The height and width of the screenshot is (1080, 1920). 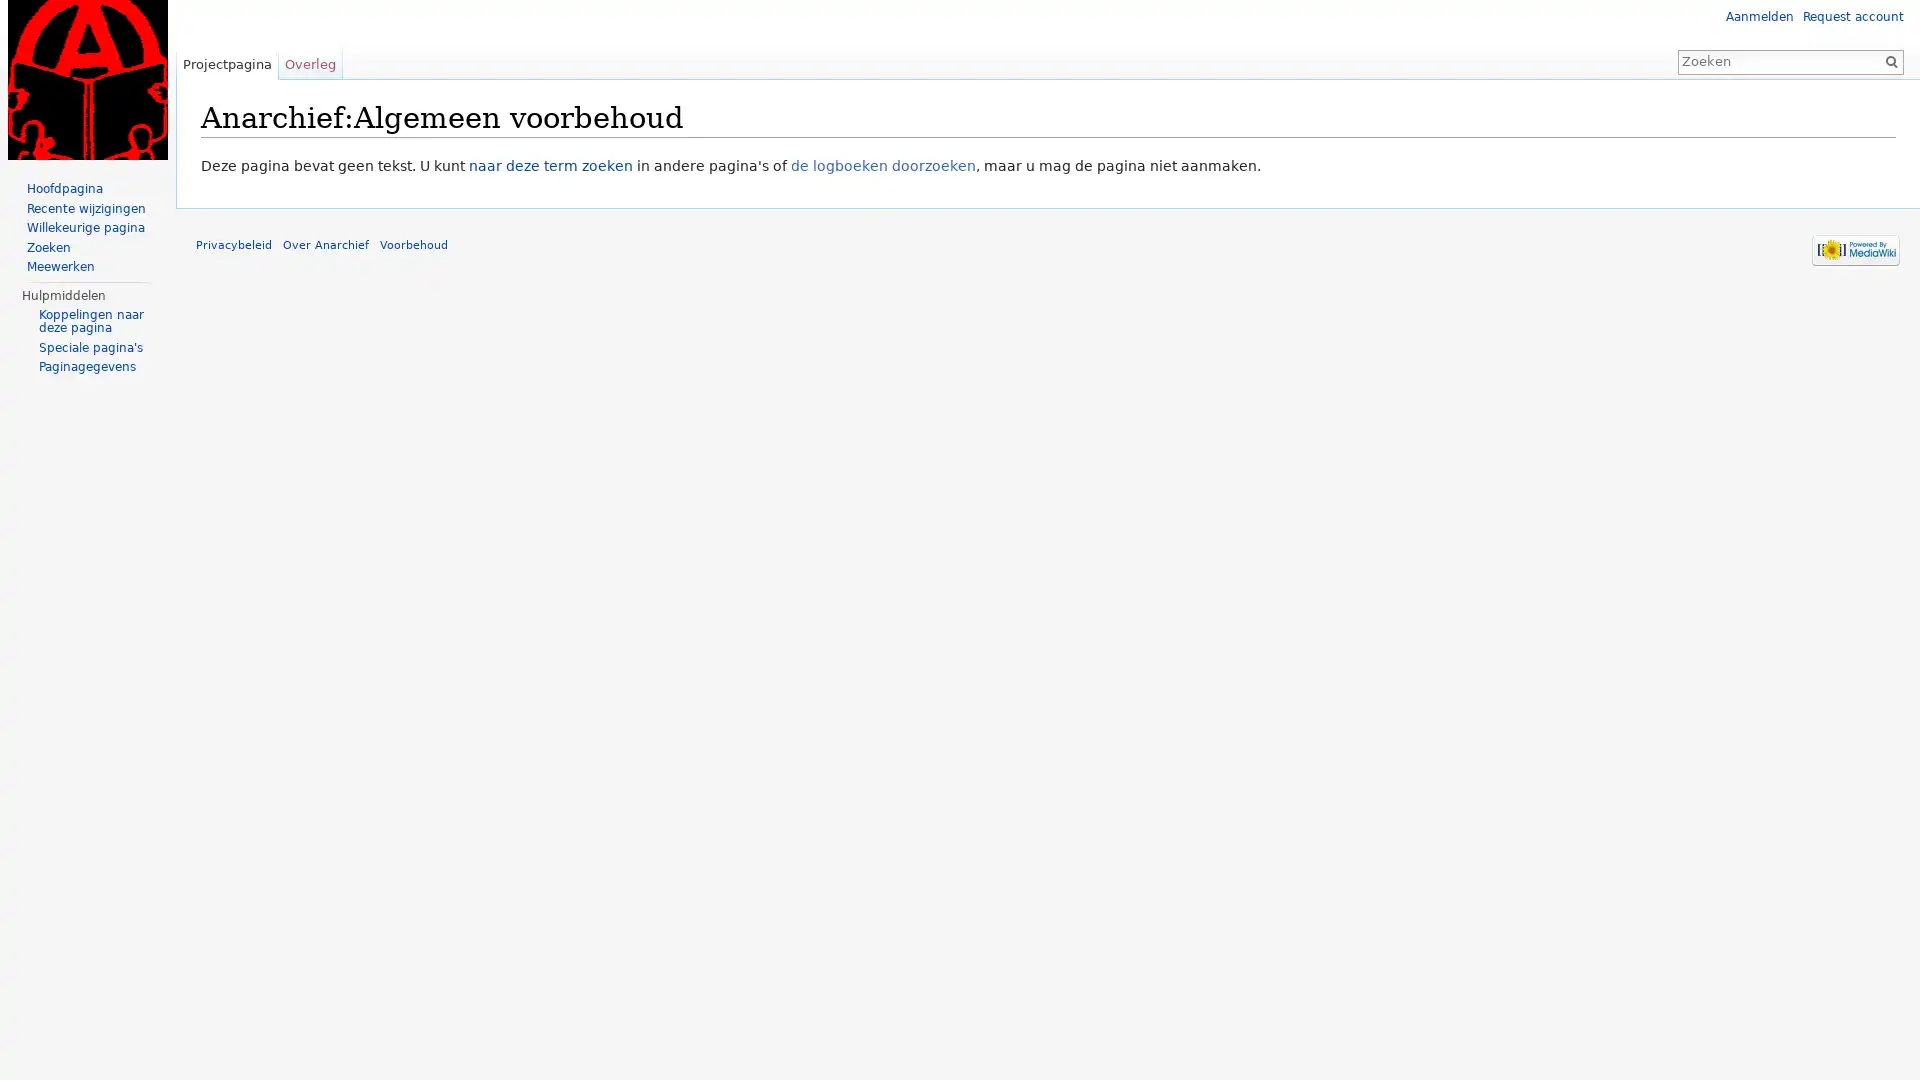 I want to click on OK, so click(x=1890, y=60).